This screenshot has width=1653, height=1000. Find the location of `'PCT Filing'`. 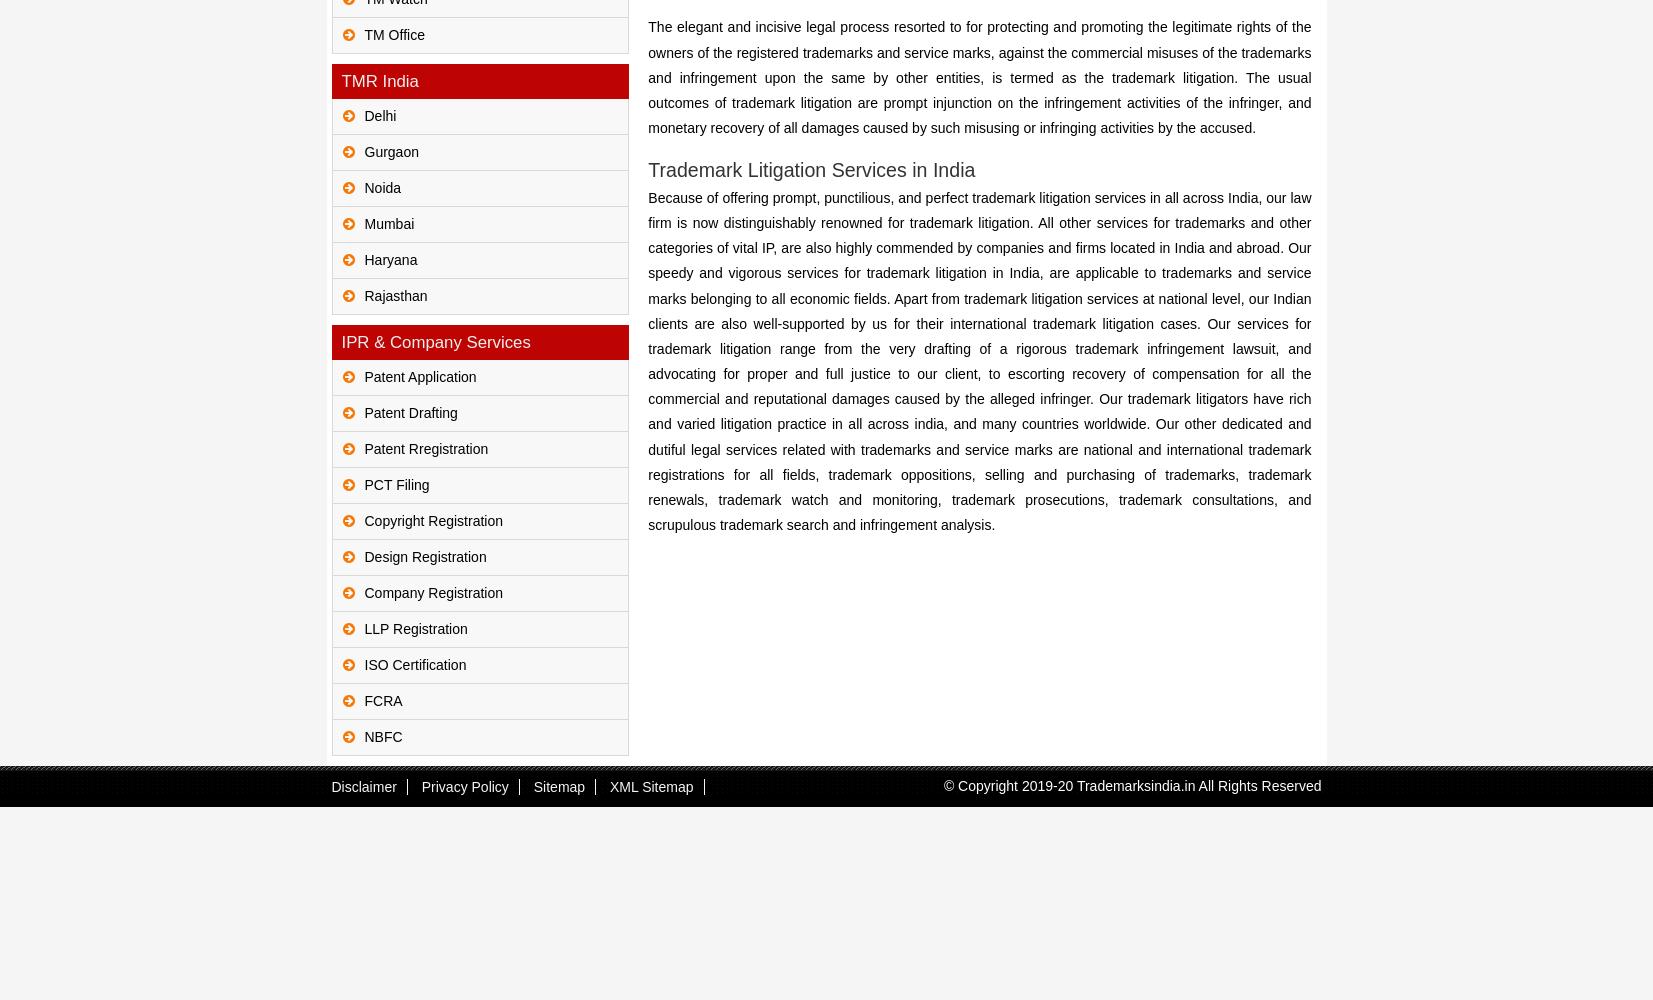

'PCT Filing' is located at coordinates (395, 484).